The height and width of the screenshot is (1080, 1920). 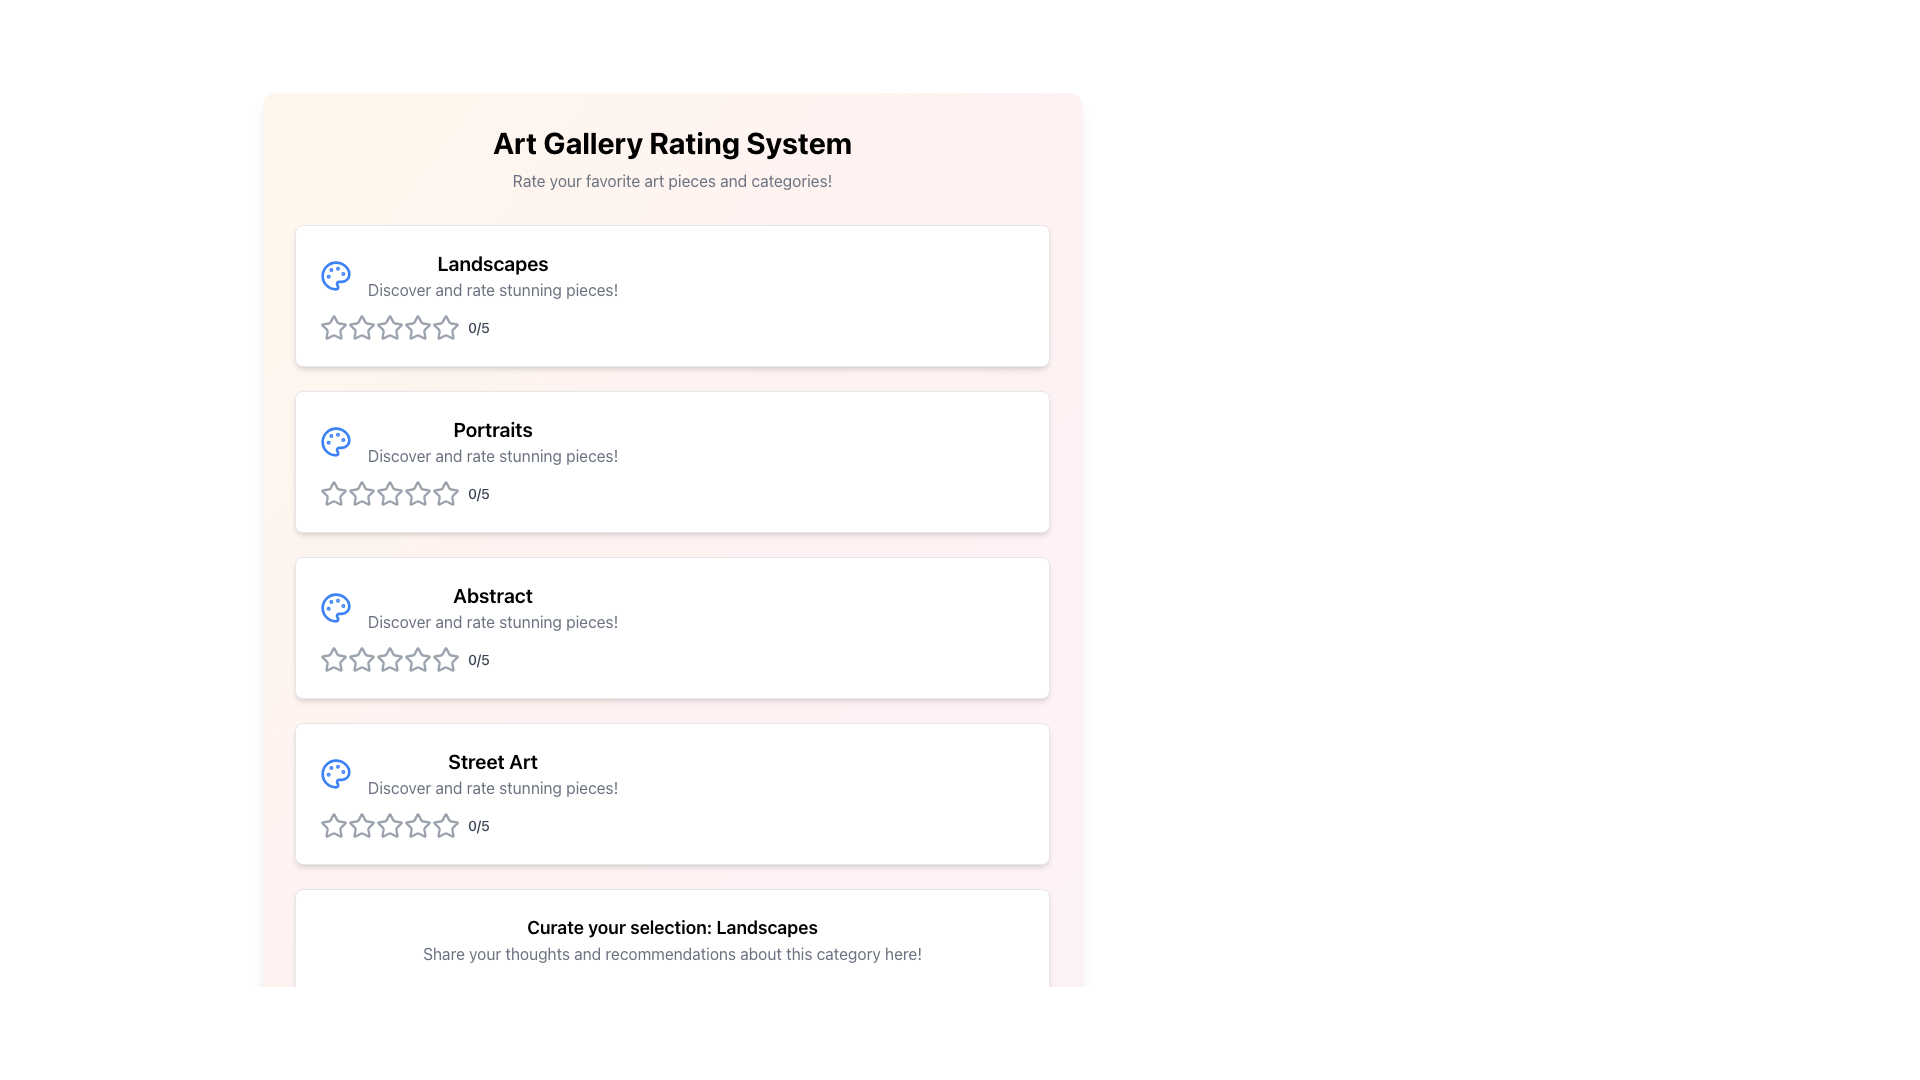 I want to click on the numerical text label "0/5" displayed in gray, which is positioned in the bottom-right corner of the "Street Art" category section, to the right of a row of star icons, so click(x=478, y=825).